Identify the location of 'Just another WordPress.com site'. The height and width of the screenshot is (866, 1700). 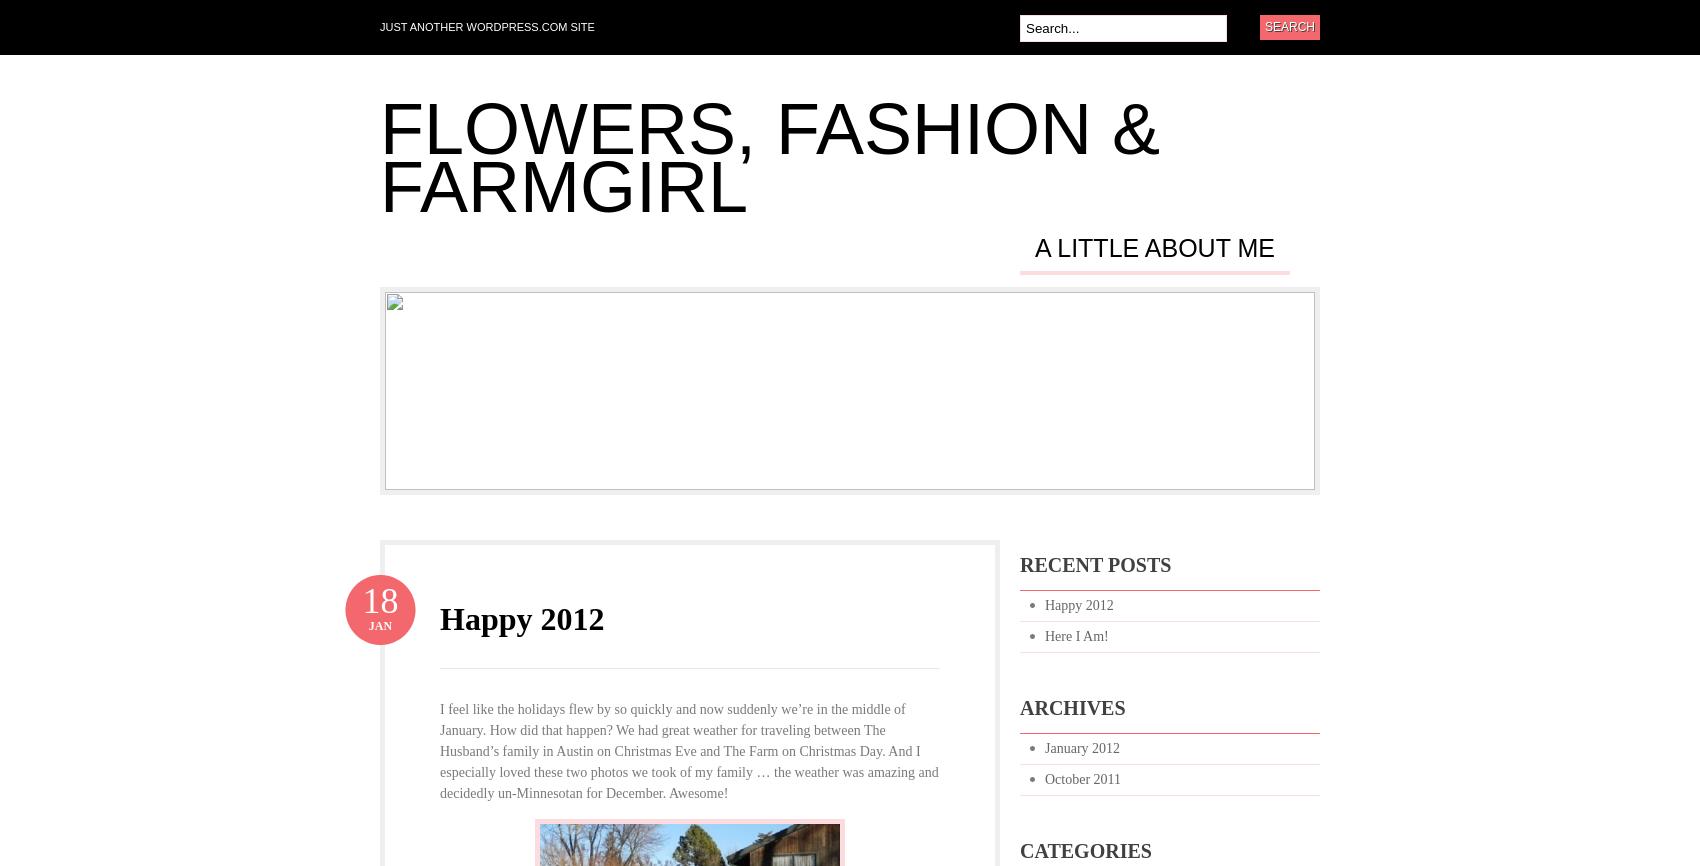
(487, 27).